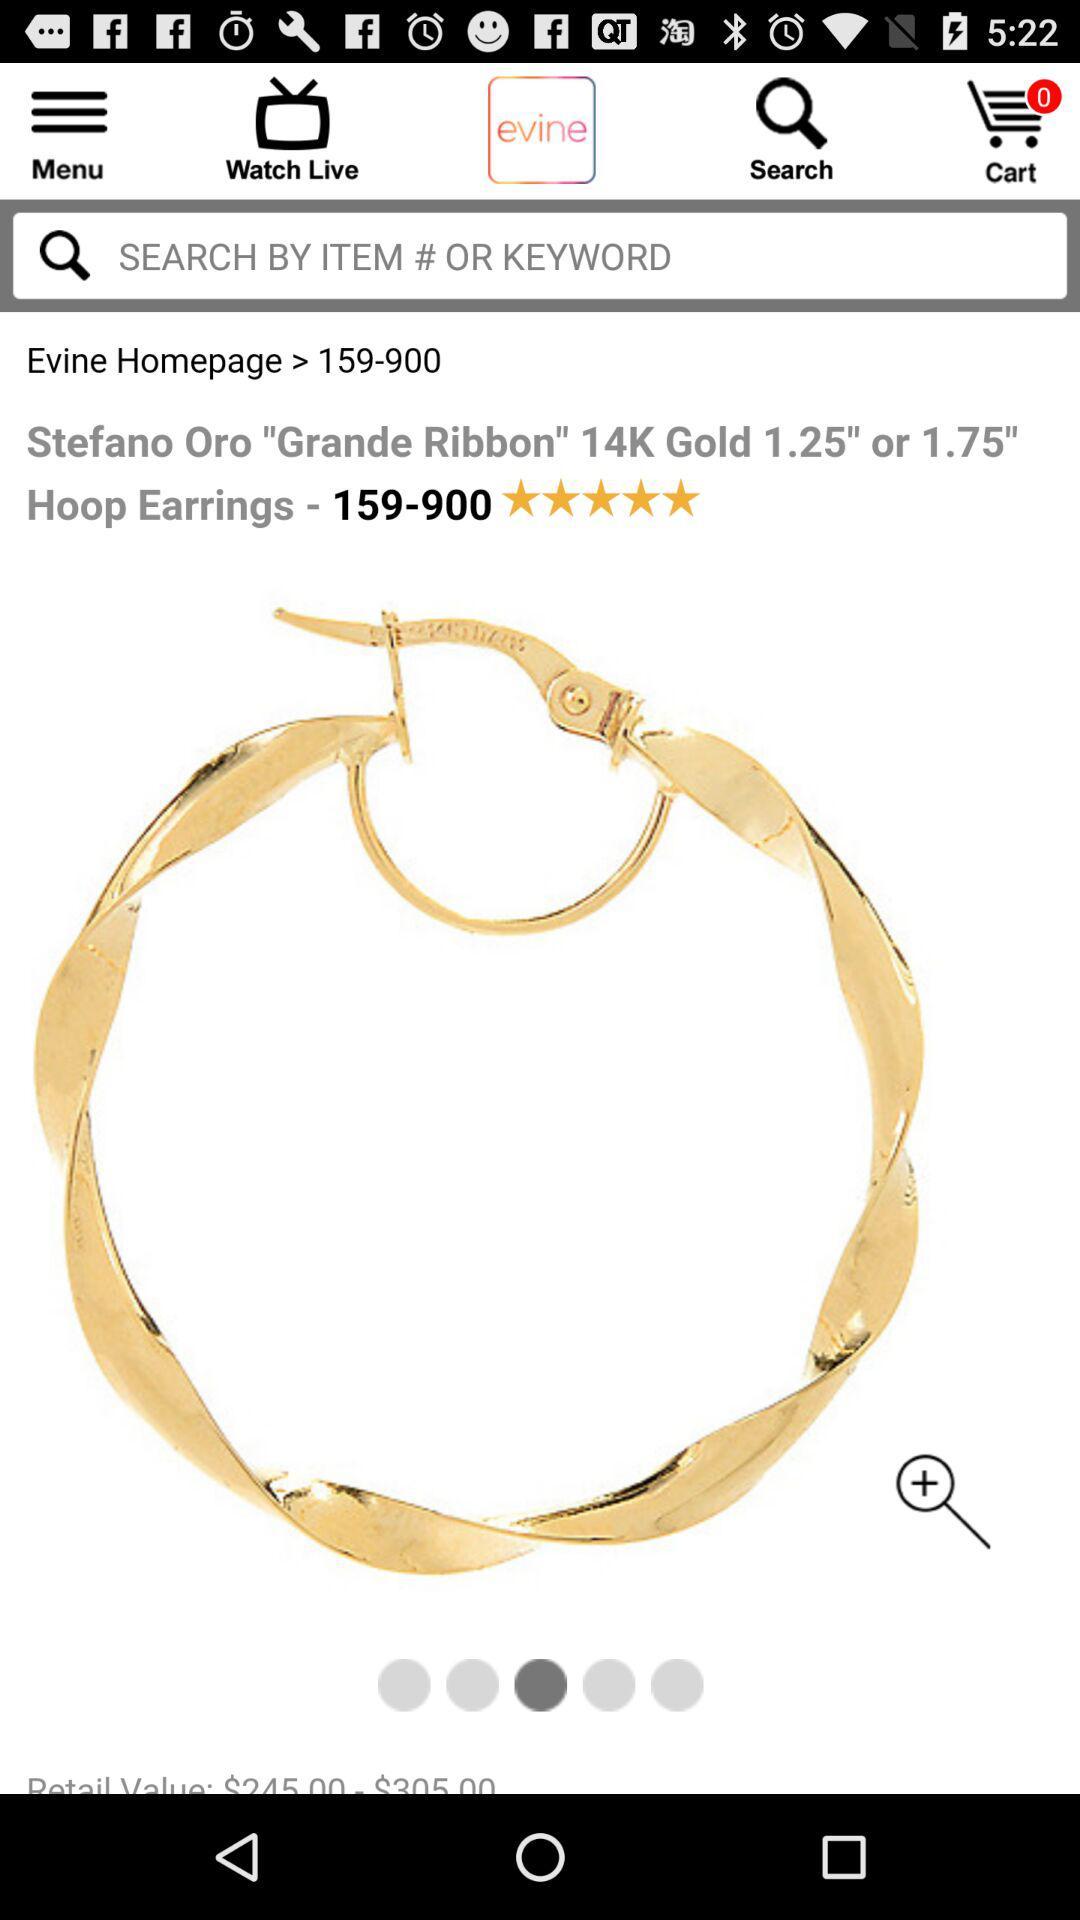  What do you see at coordinates (541, 130) in the screenshot?
I see `homepage` at bounding box center [541, 130].